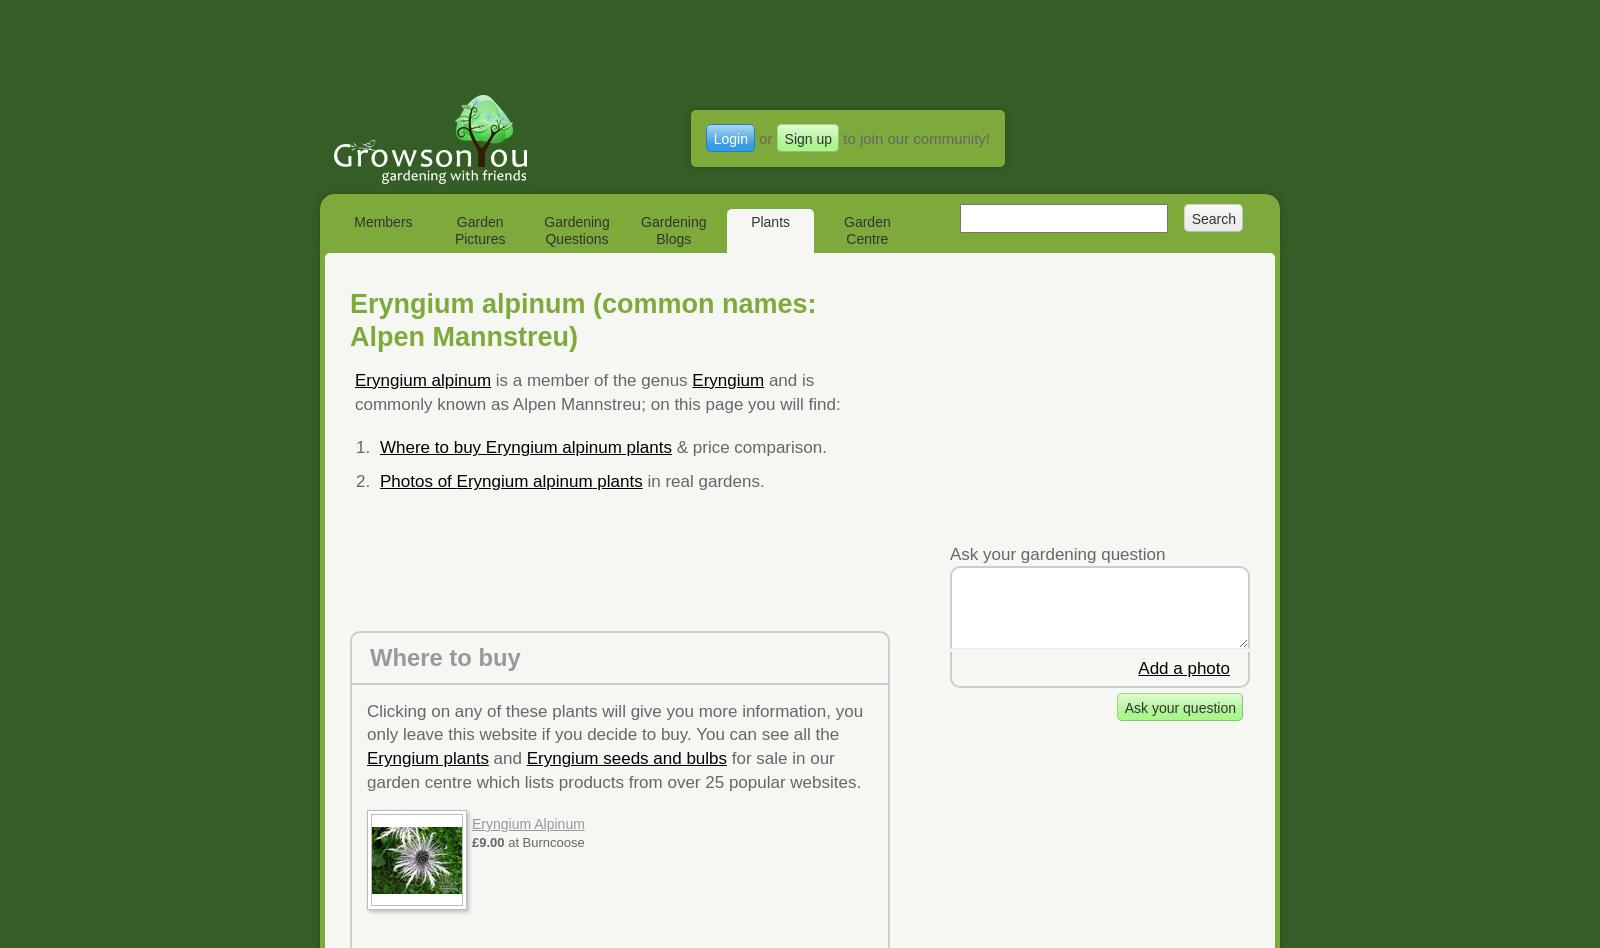 The image size is (1600, 948). What do you see at coordinates (748, 446) in the screenshot?
I see `'& price comparison.'` at bounding box center [748, 446].